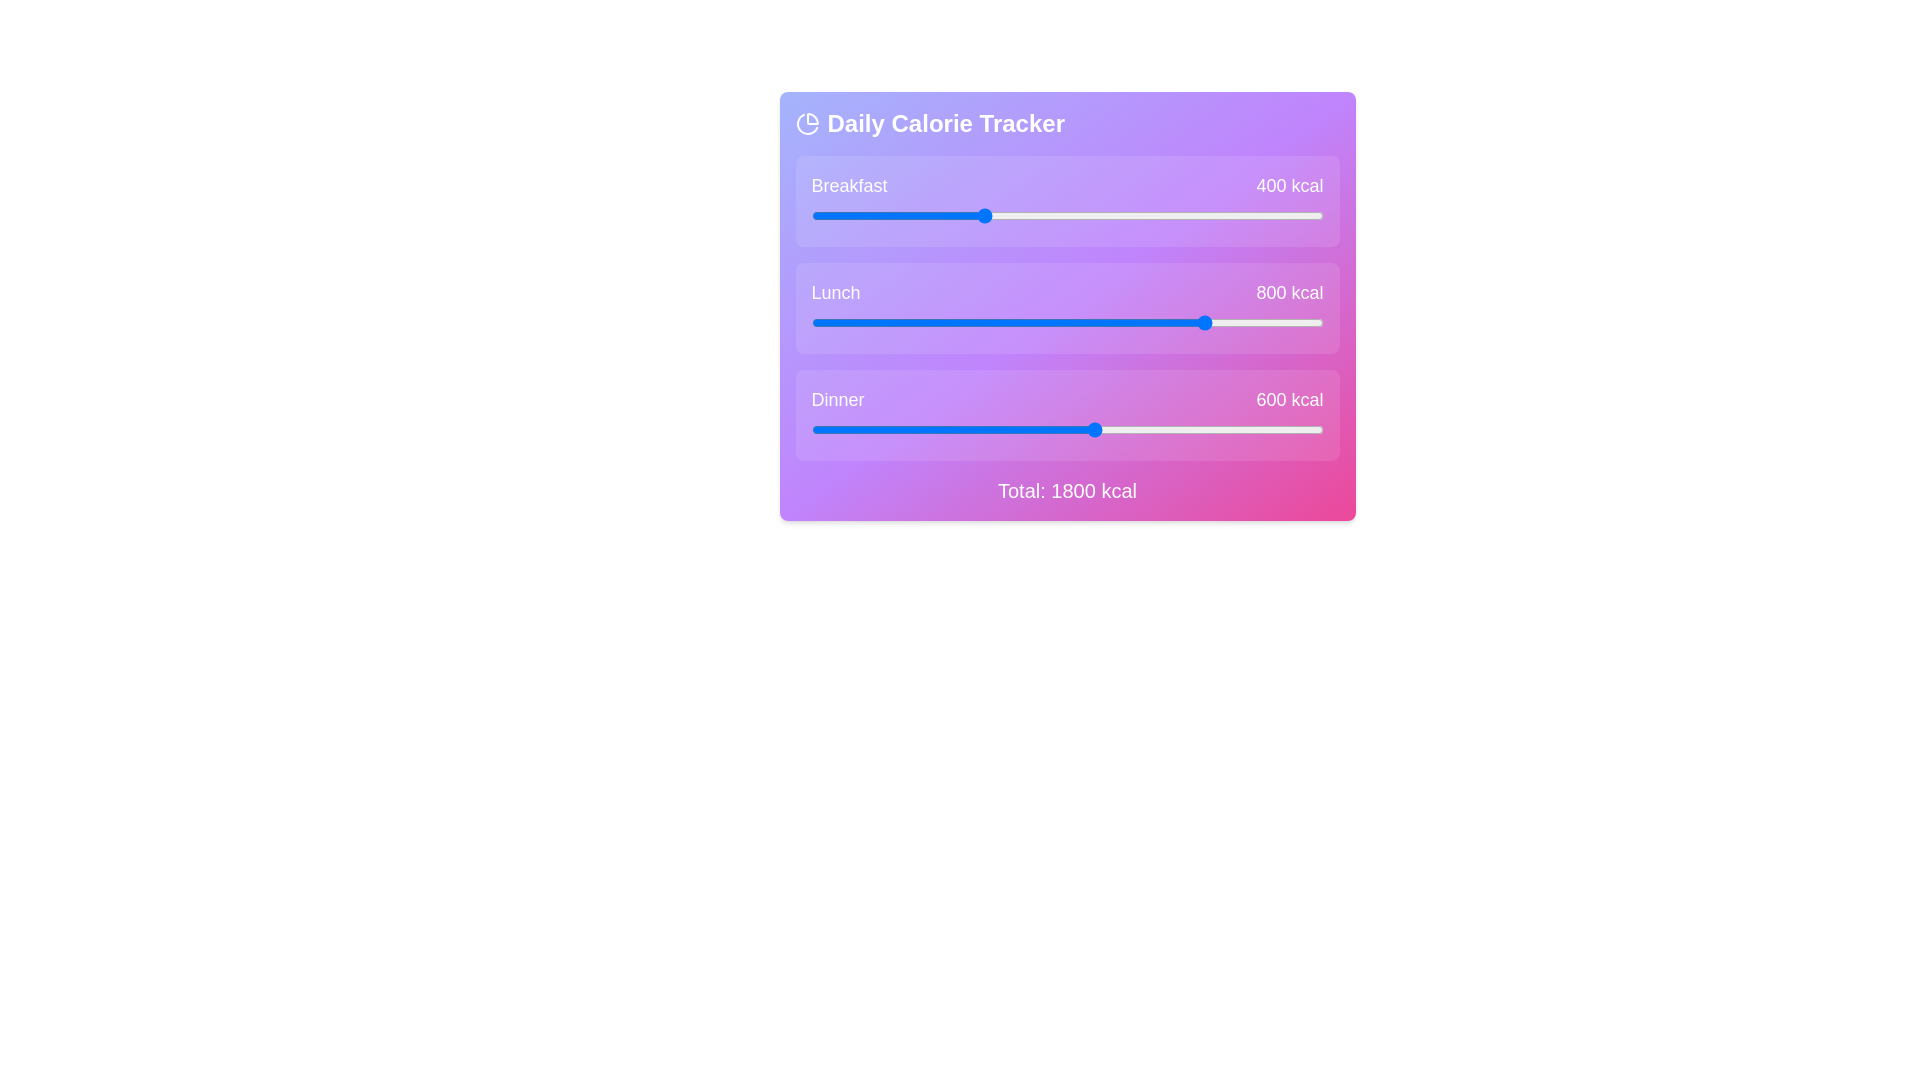 This screenshot has width=1920, height=1080. I want to click on the dinner calorie value, so click(912, 428).